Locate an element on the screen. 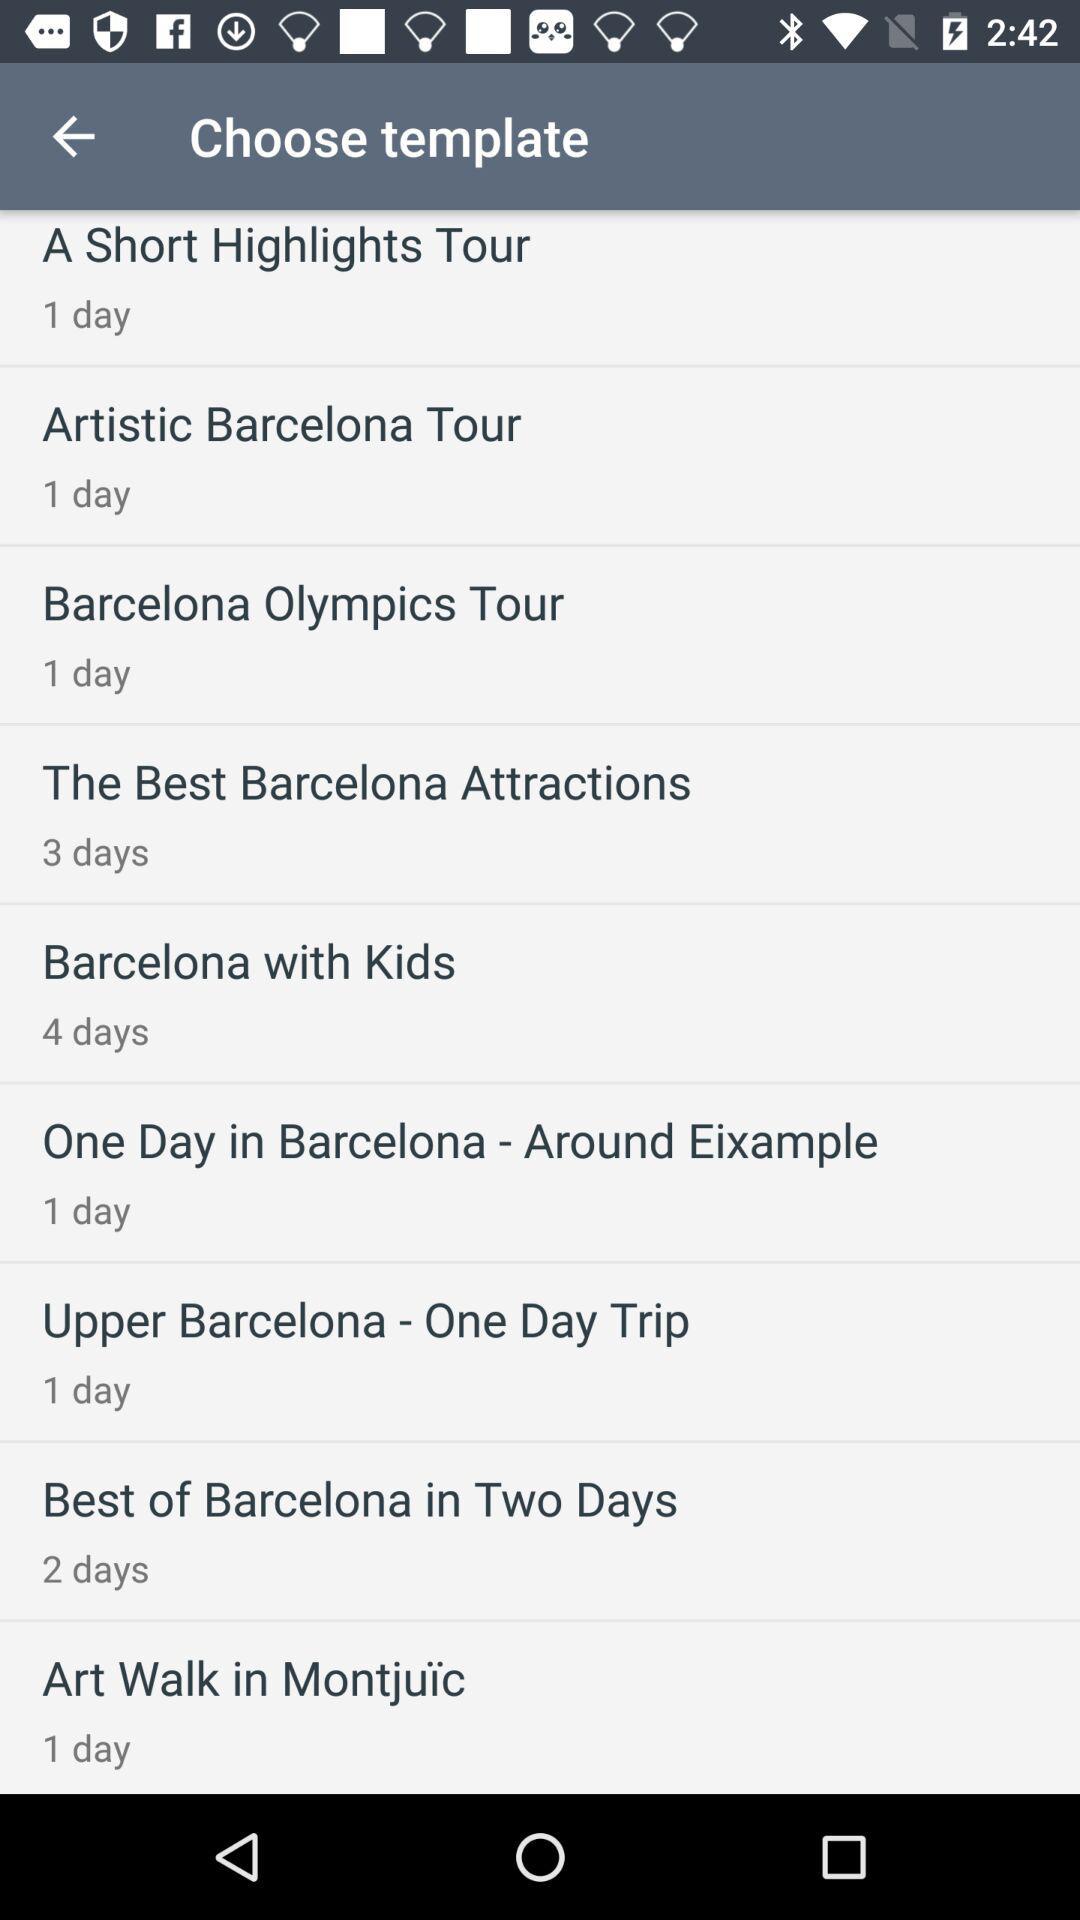 The width and height of the screenshot is (1080, 1920). icon next to the choose template icon is located at coordinates (72, 135).